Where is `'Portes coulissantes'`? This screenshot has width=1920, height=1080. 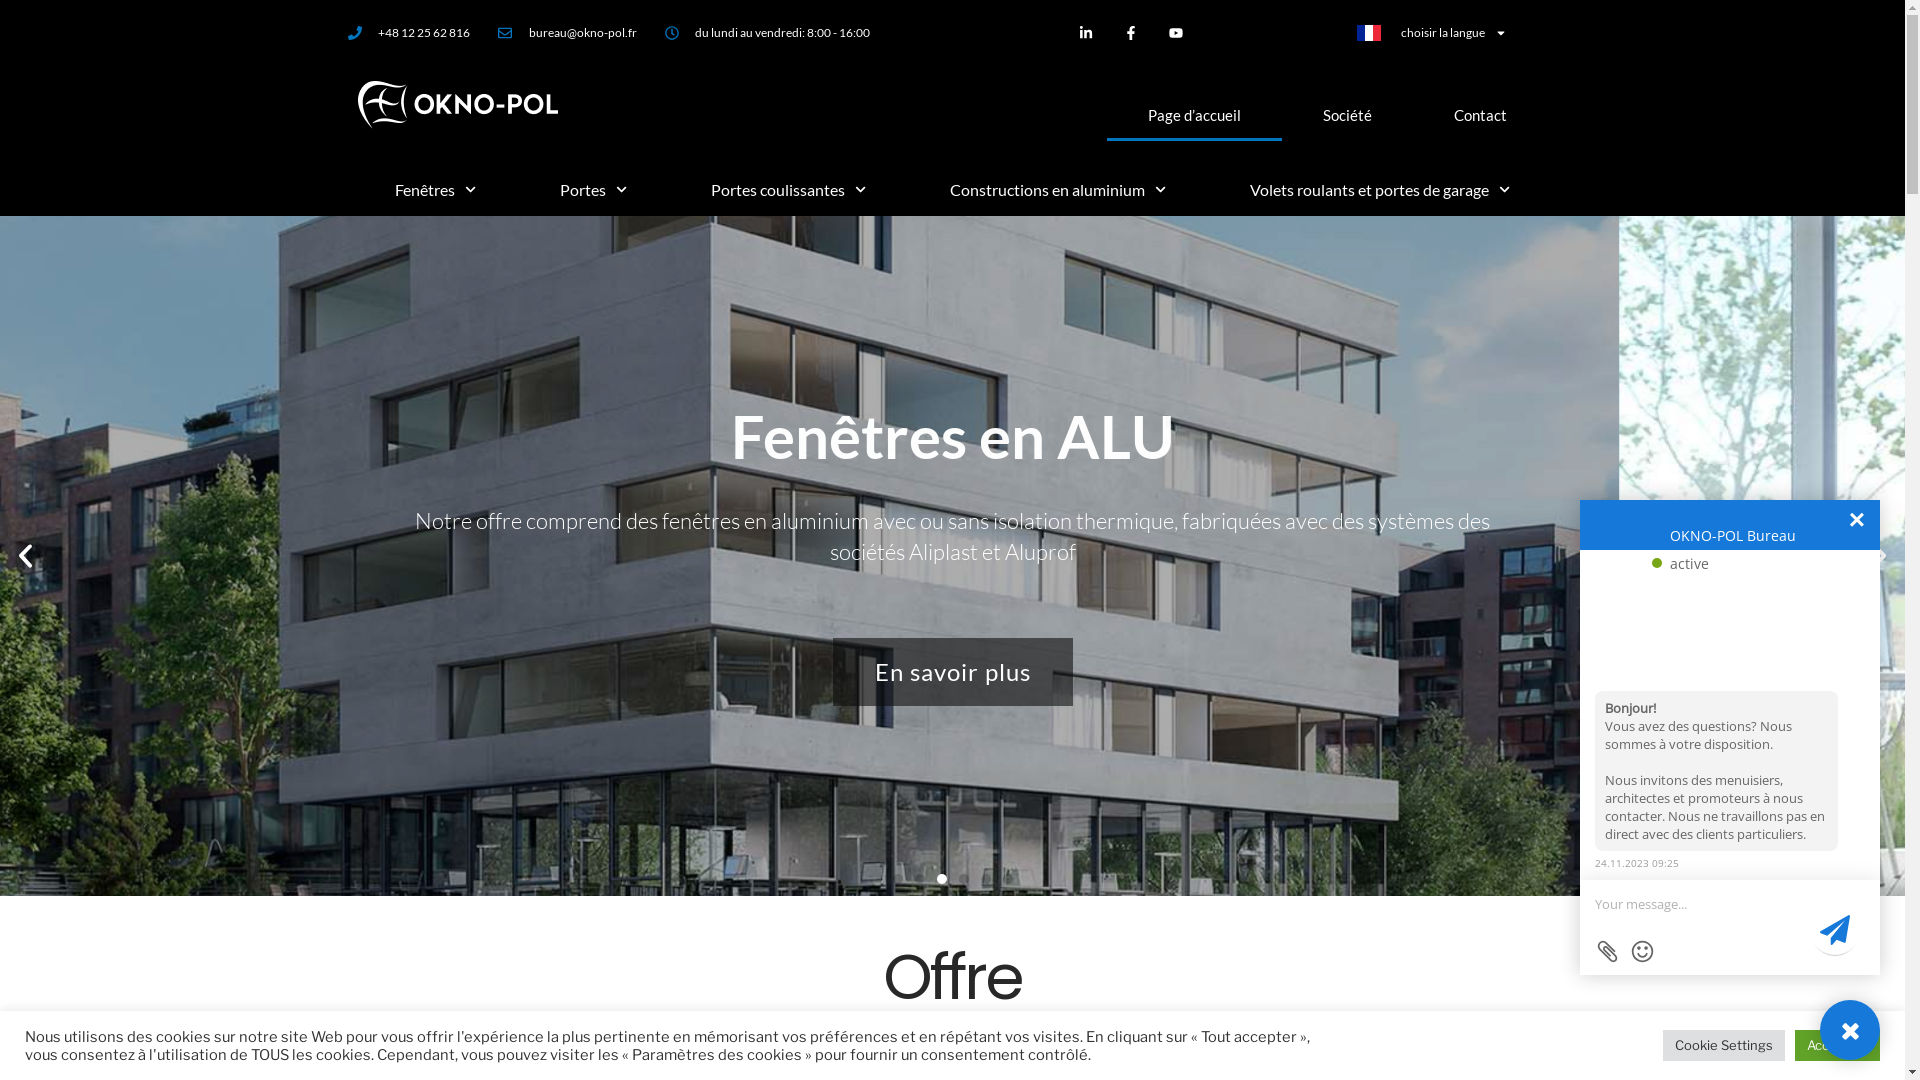
'Portes coulissantes' is located at coordinates (668, 189).